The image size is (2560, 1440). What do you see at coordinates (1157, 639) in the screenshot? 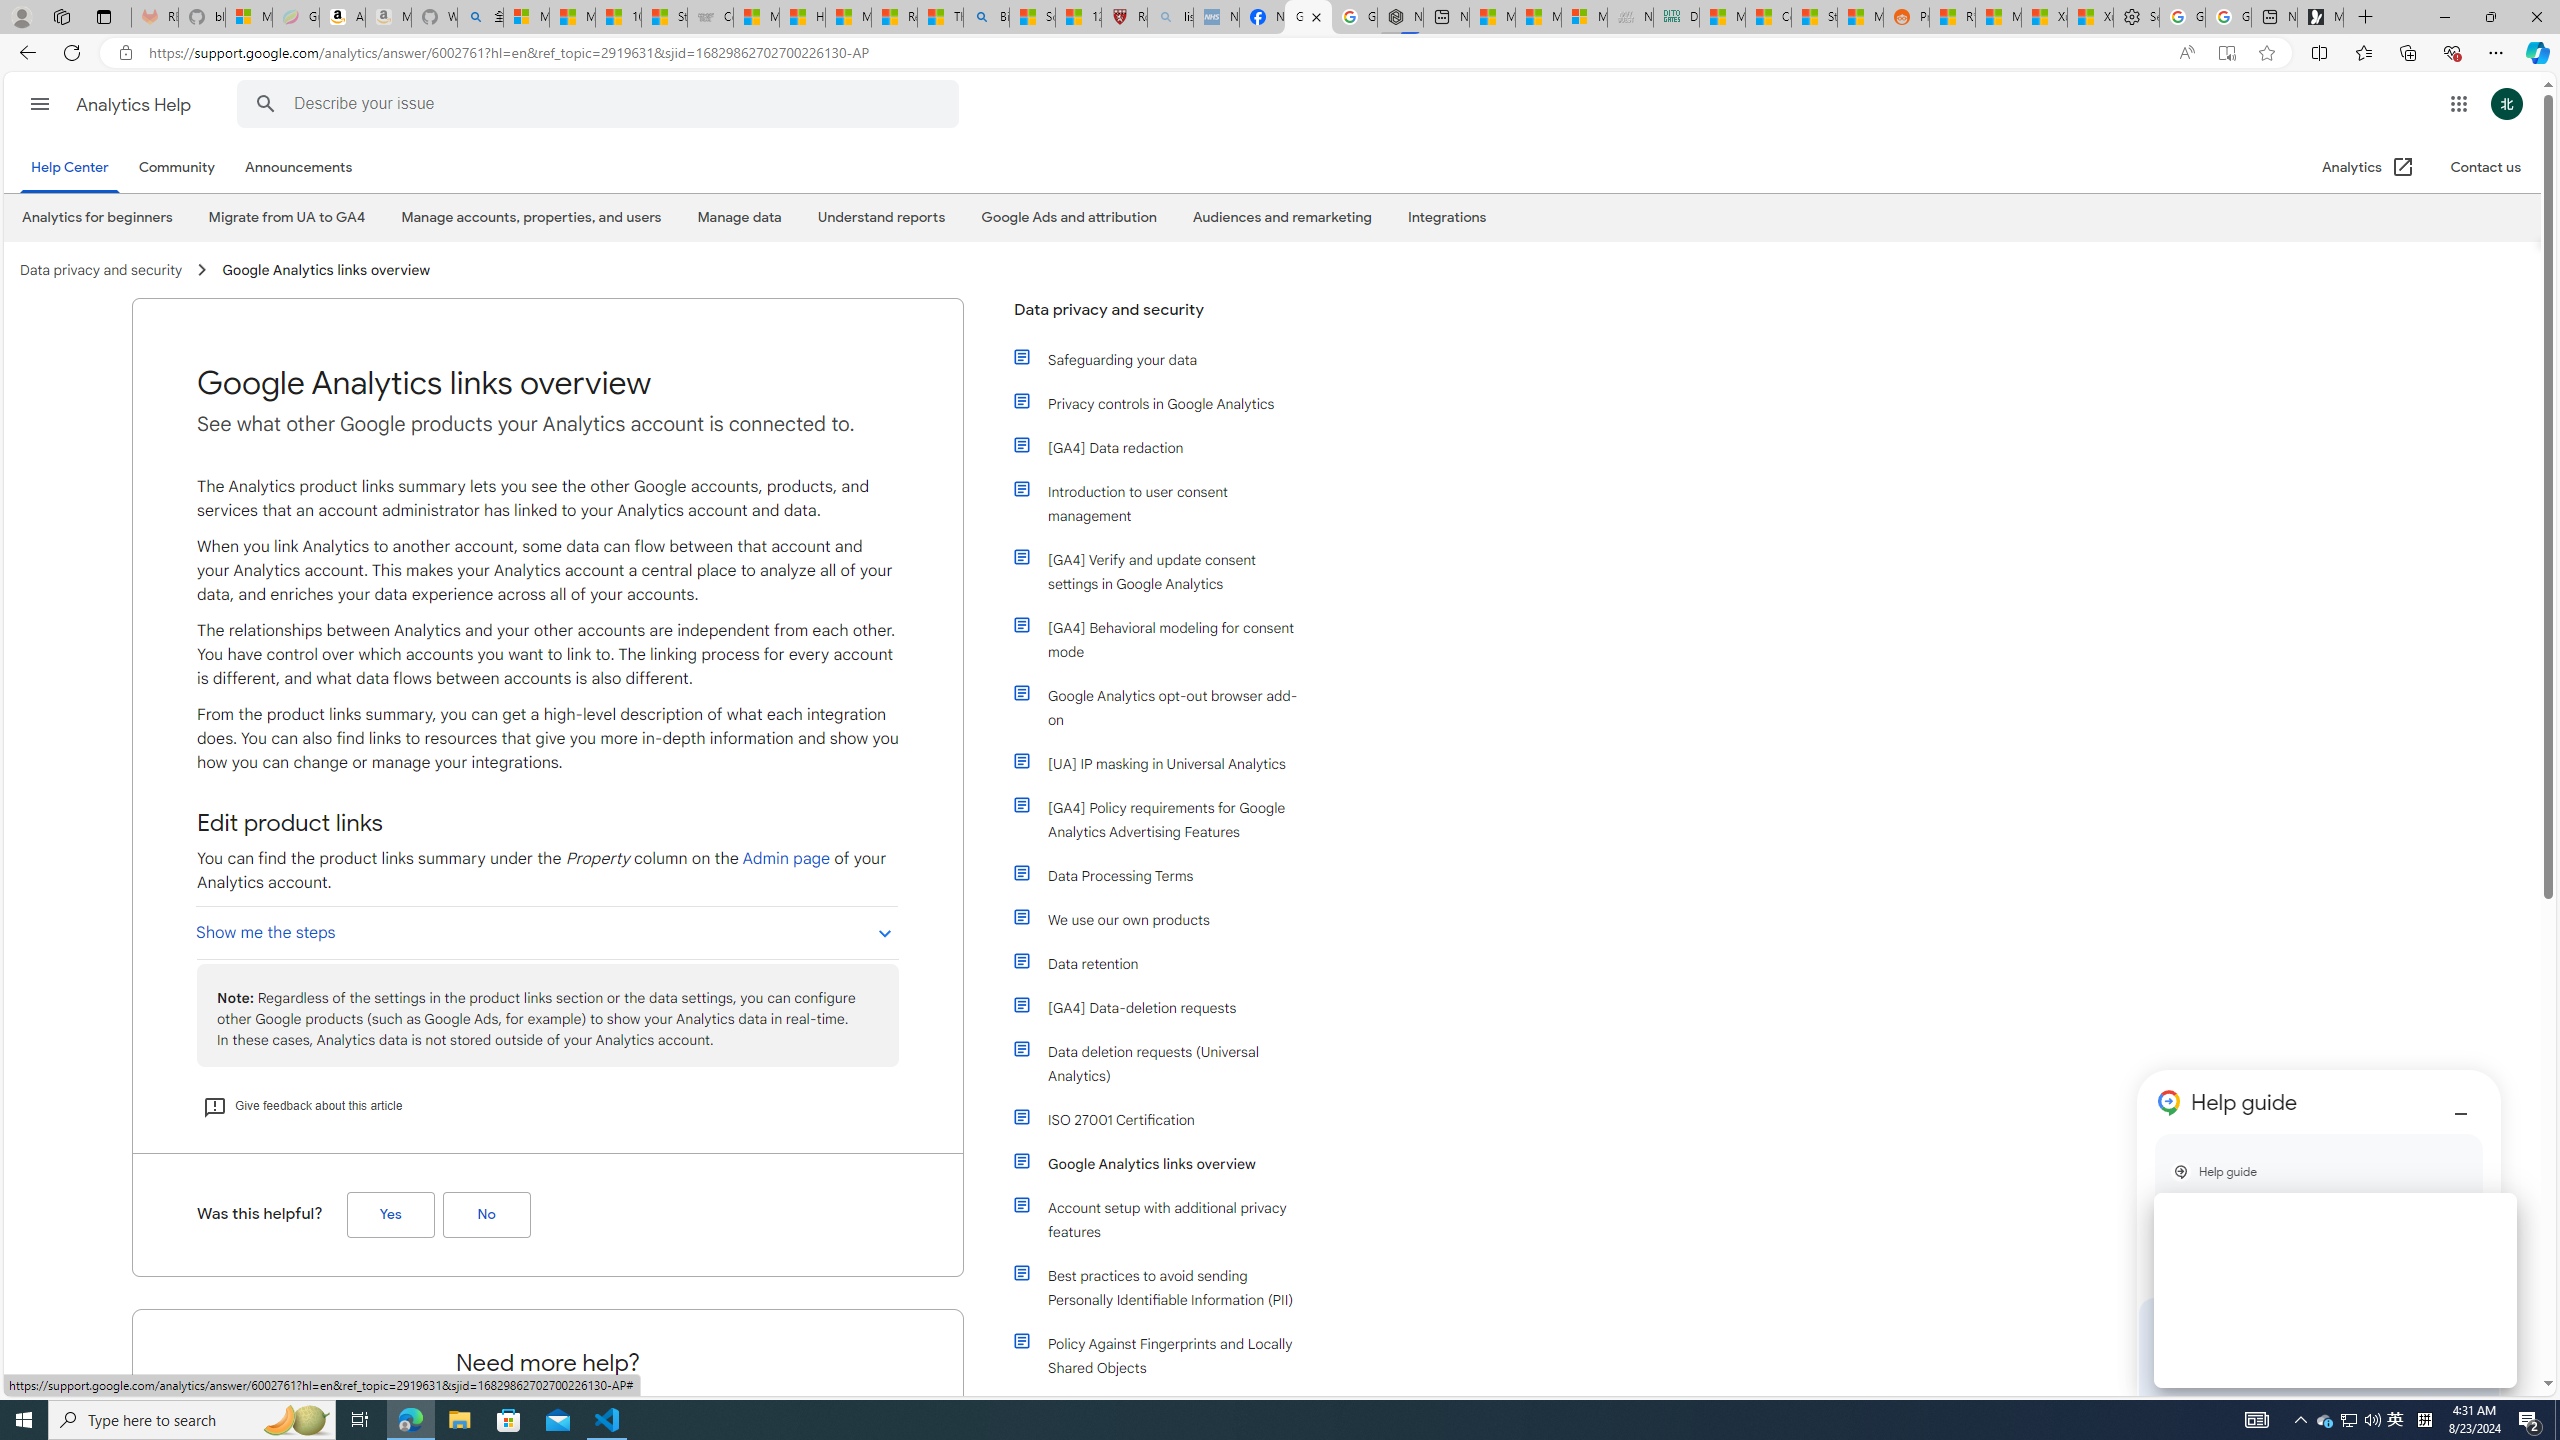
I see `'[GA4] Behavioral modeling for consent mode'` at bounding box center [1157, 639].